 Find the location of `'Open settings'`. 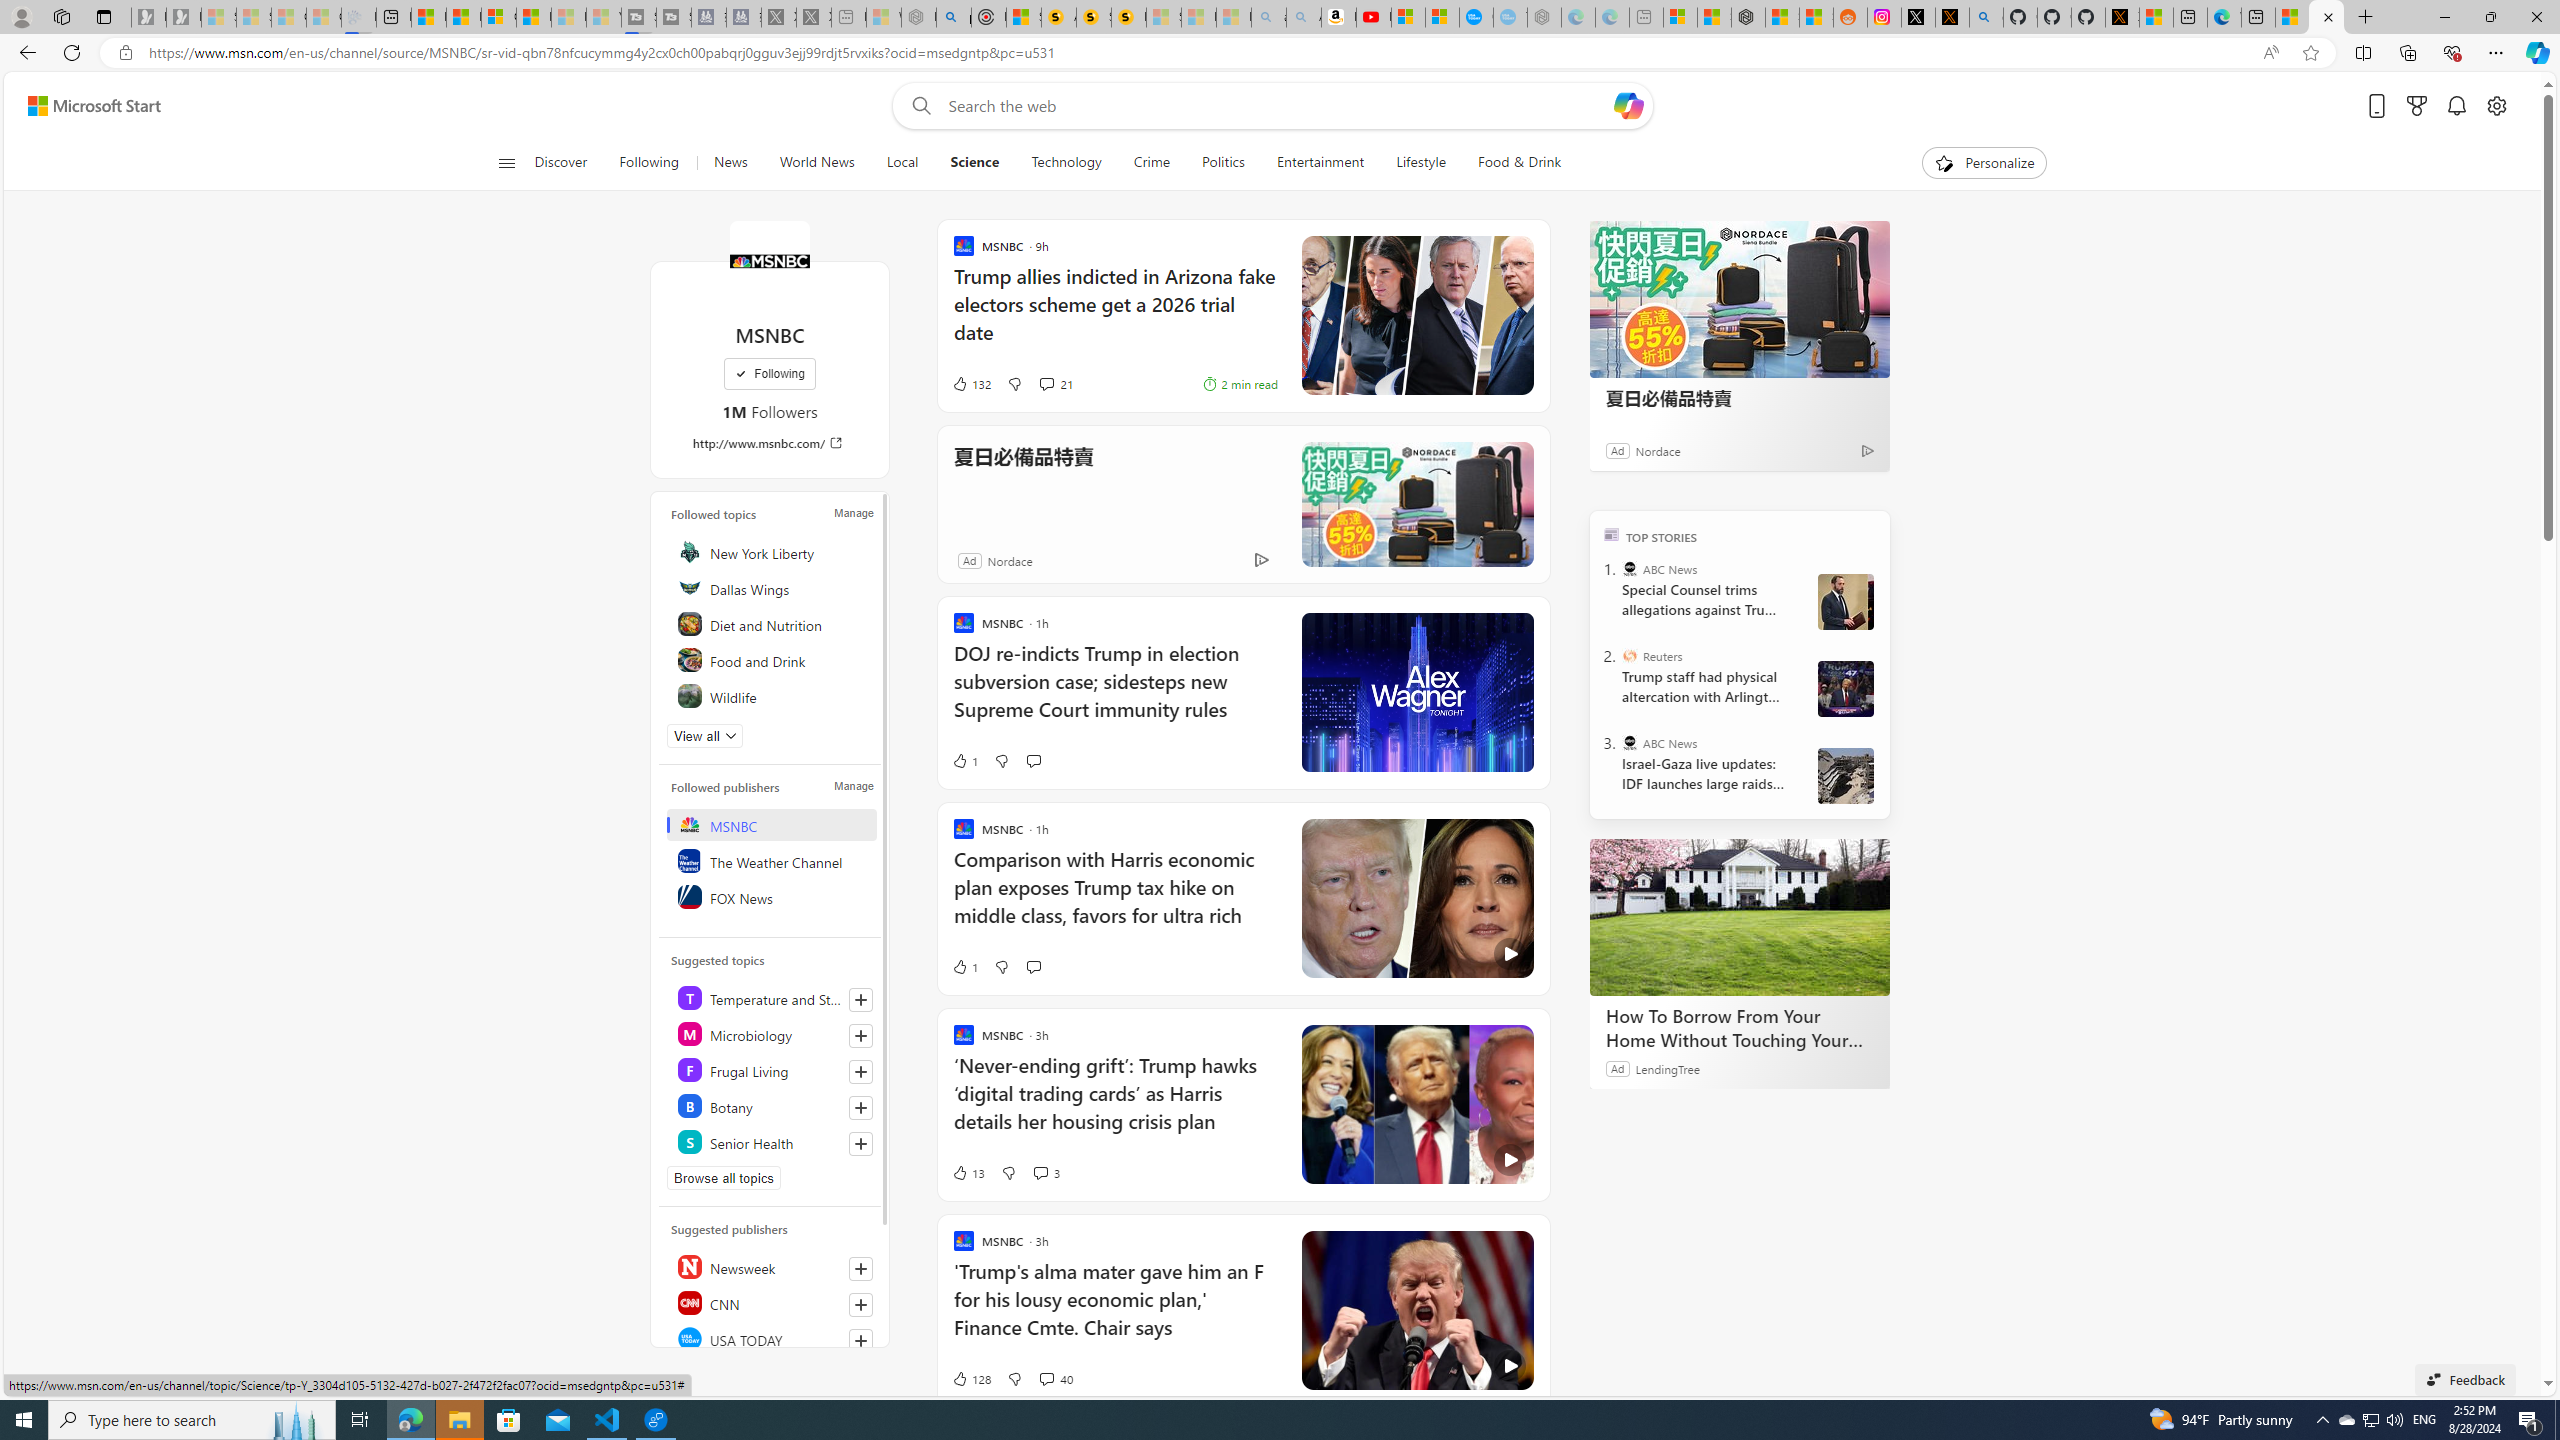

'Open settings' is located at coordinates (2496, 106).